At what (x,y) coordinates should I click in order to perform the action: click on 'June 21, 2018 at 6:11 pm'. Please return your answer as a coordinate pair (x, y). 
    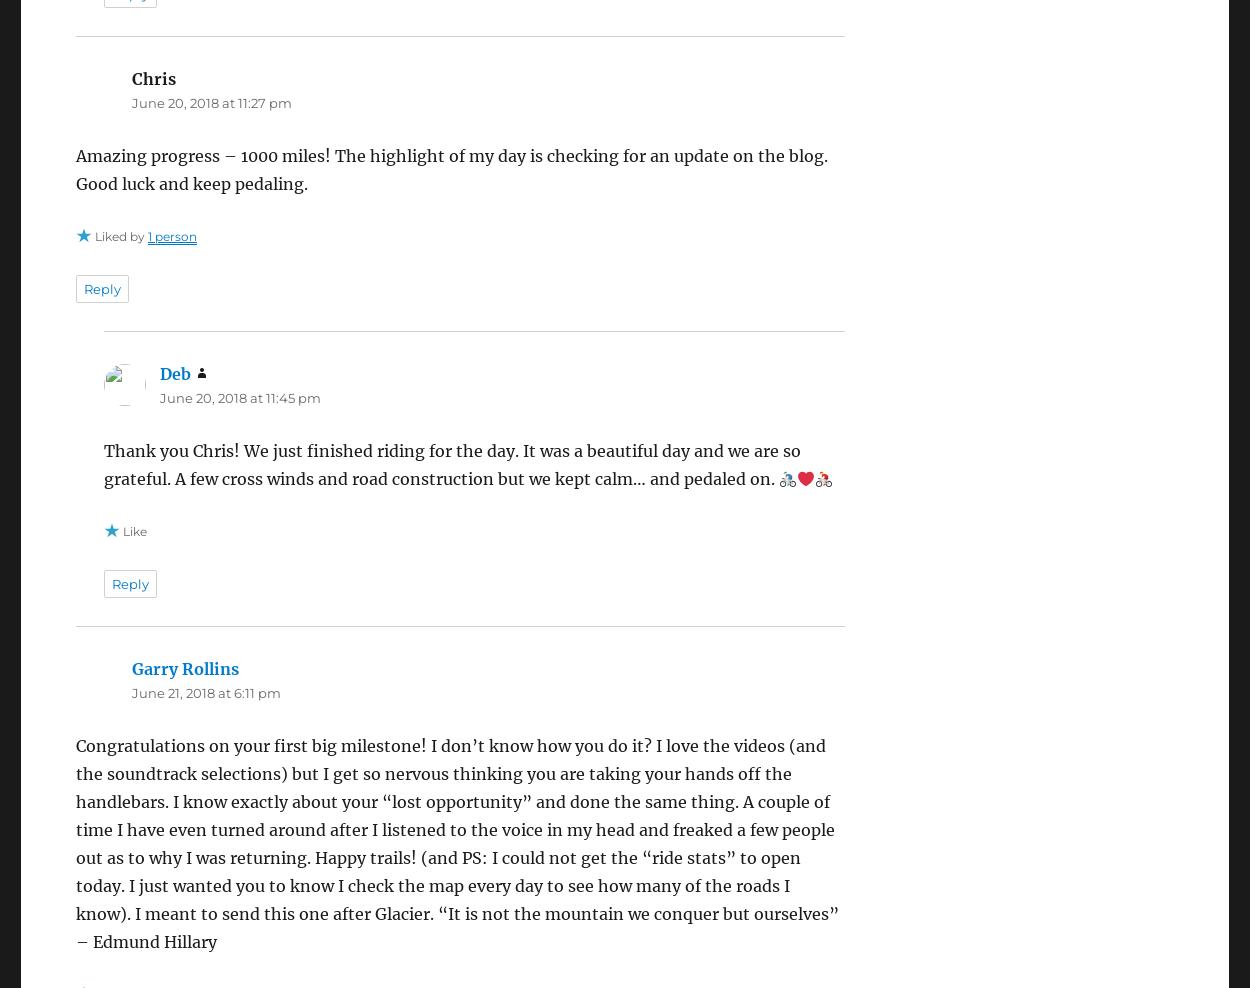
    Looking at the image, I should click on (131, 691).